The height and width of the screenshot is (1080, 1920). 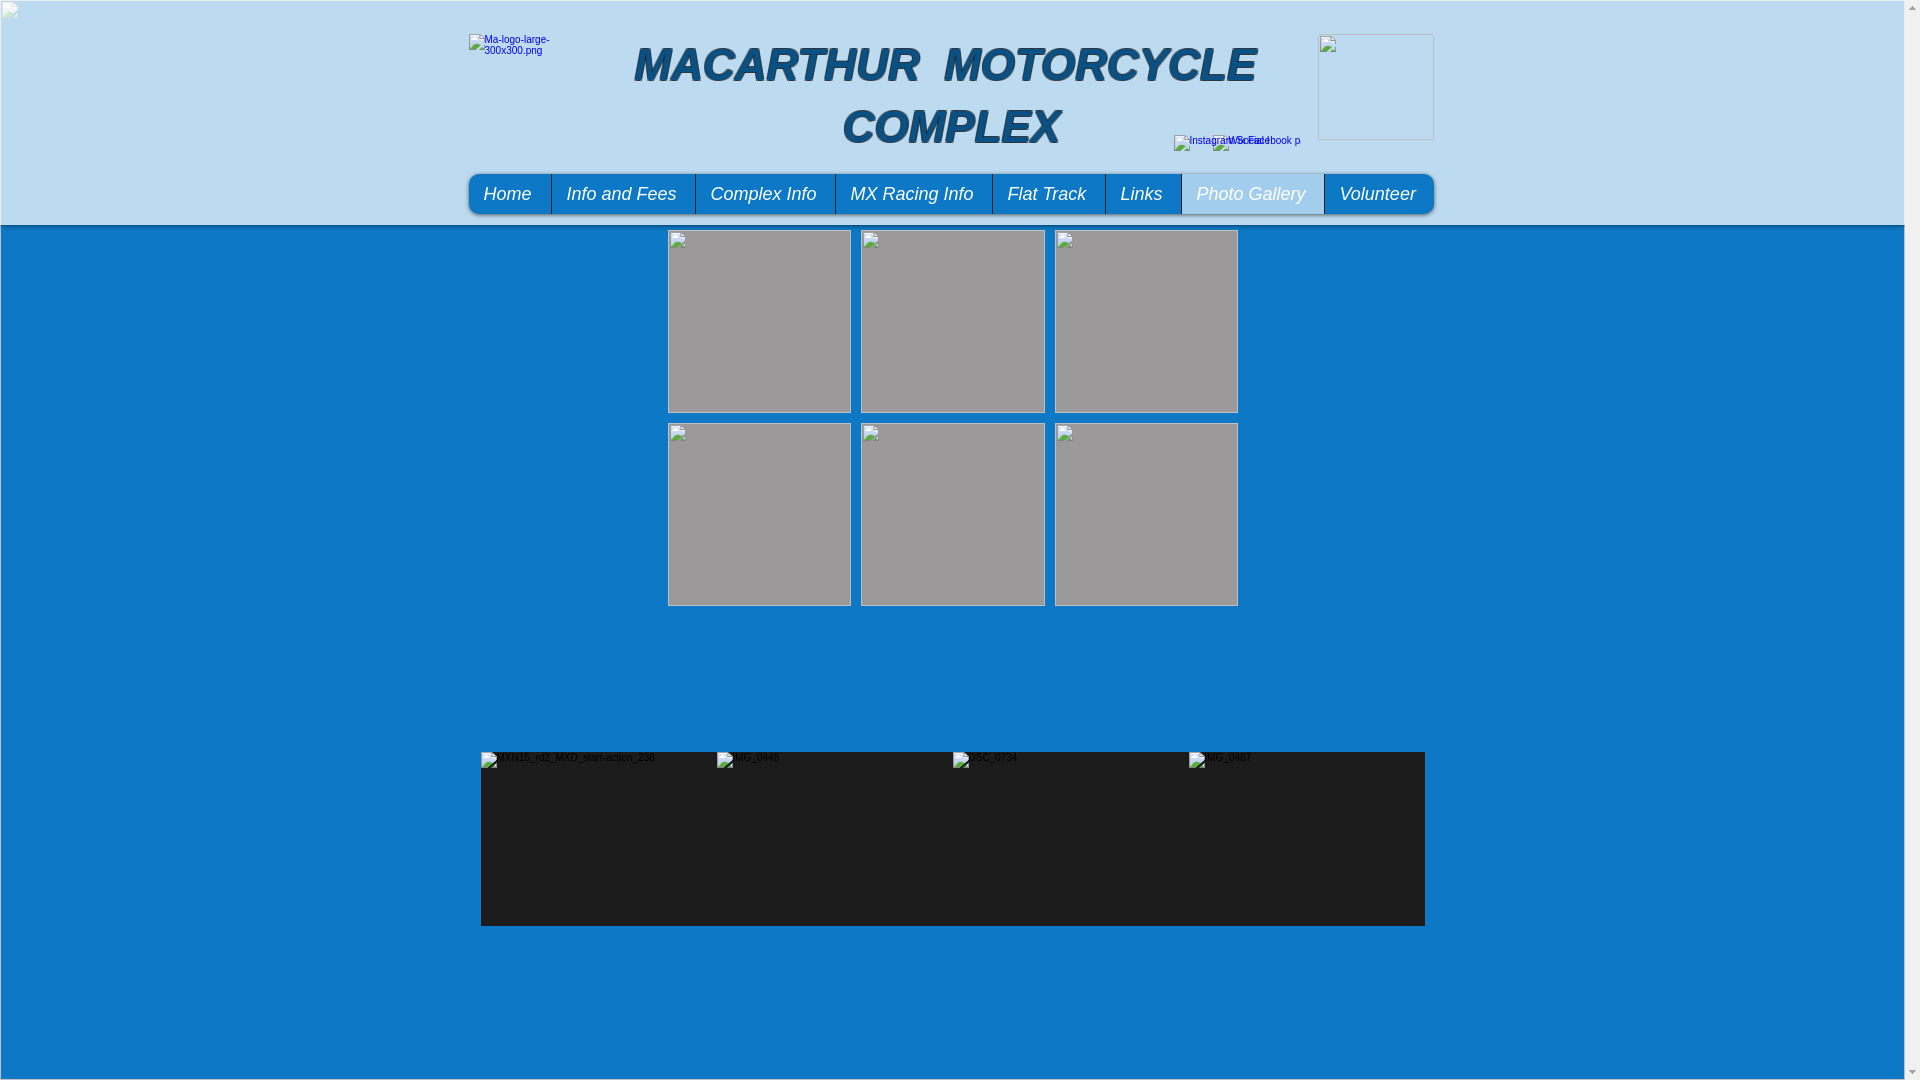 I want to click on 'Photo Gallery', so click(x=1180, y=193).